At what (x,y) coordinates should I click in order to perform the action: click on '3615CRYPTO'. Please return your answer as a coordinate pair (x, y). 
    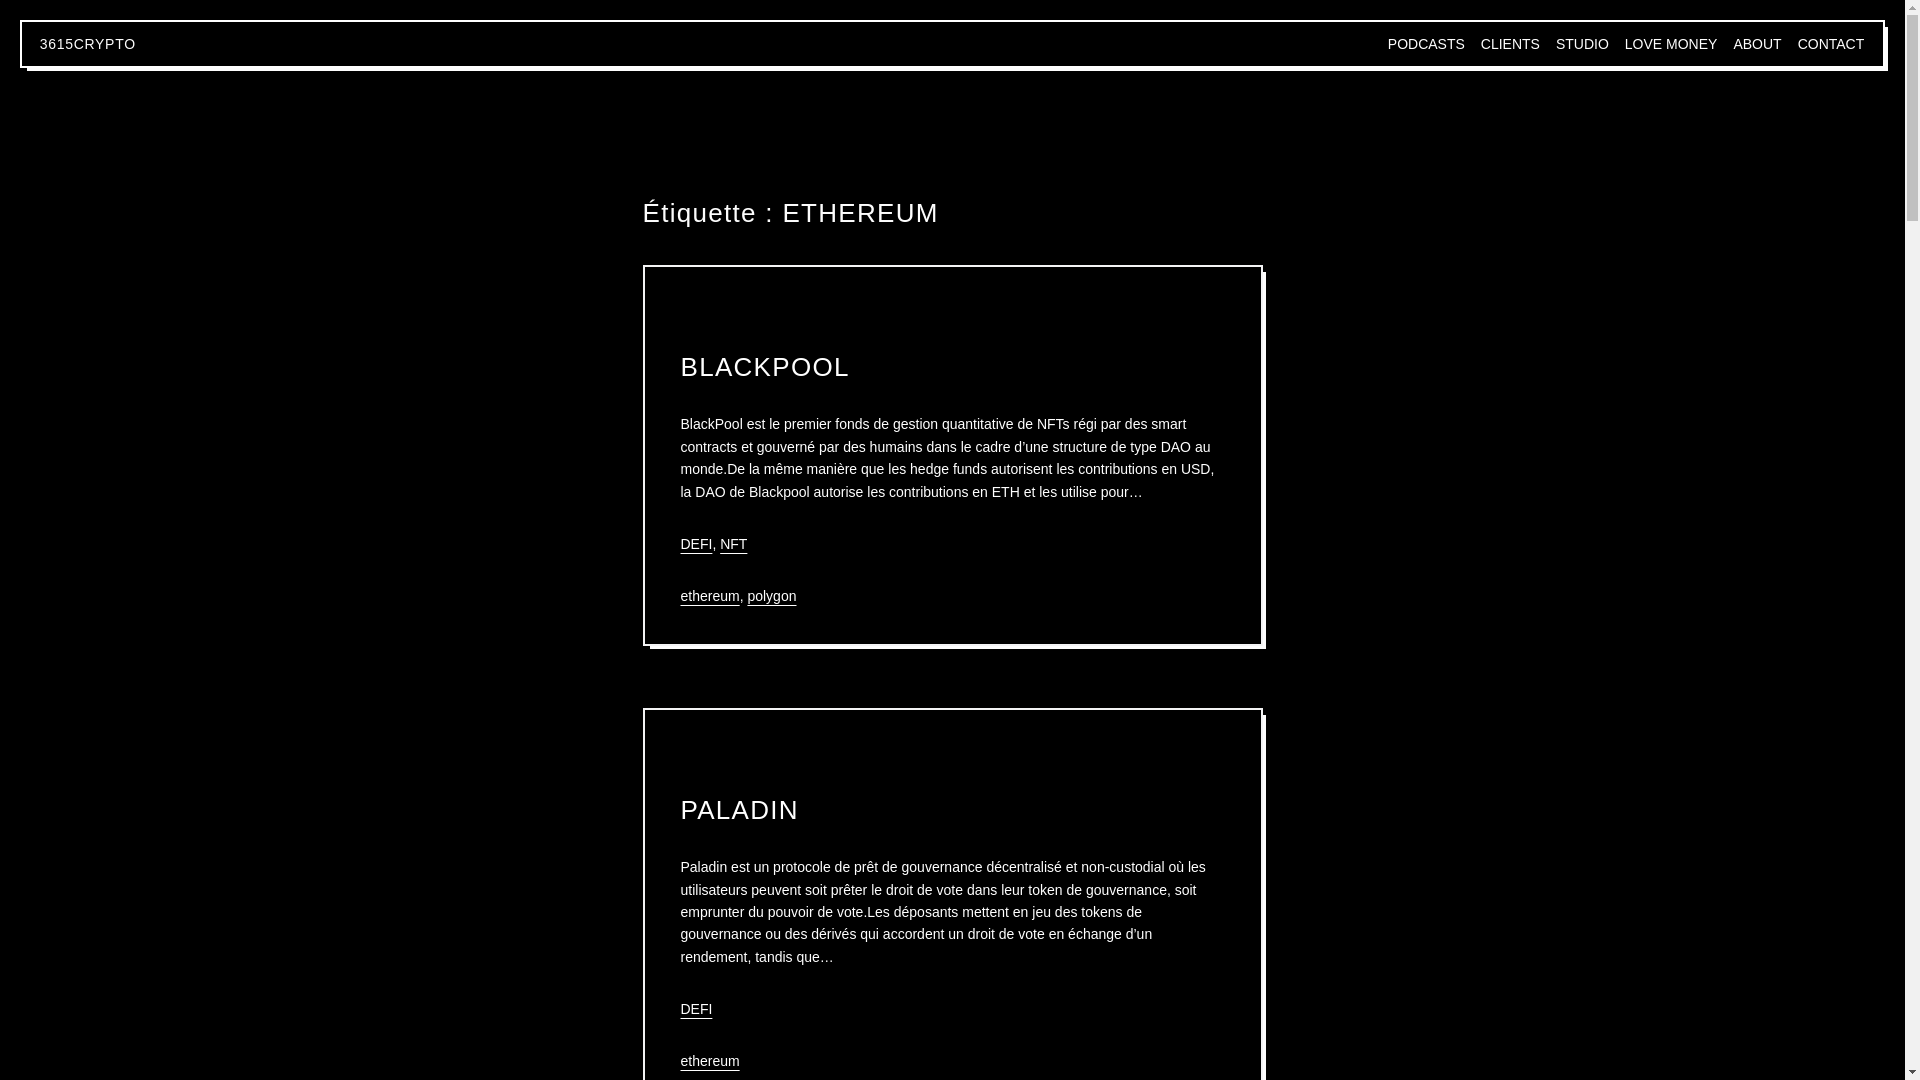
    Looking at the image, I should click on (86, 43).